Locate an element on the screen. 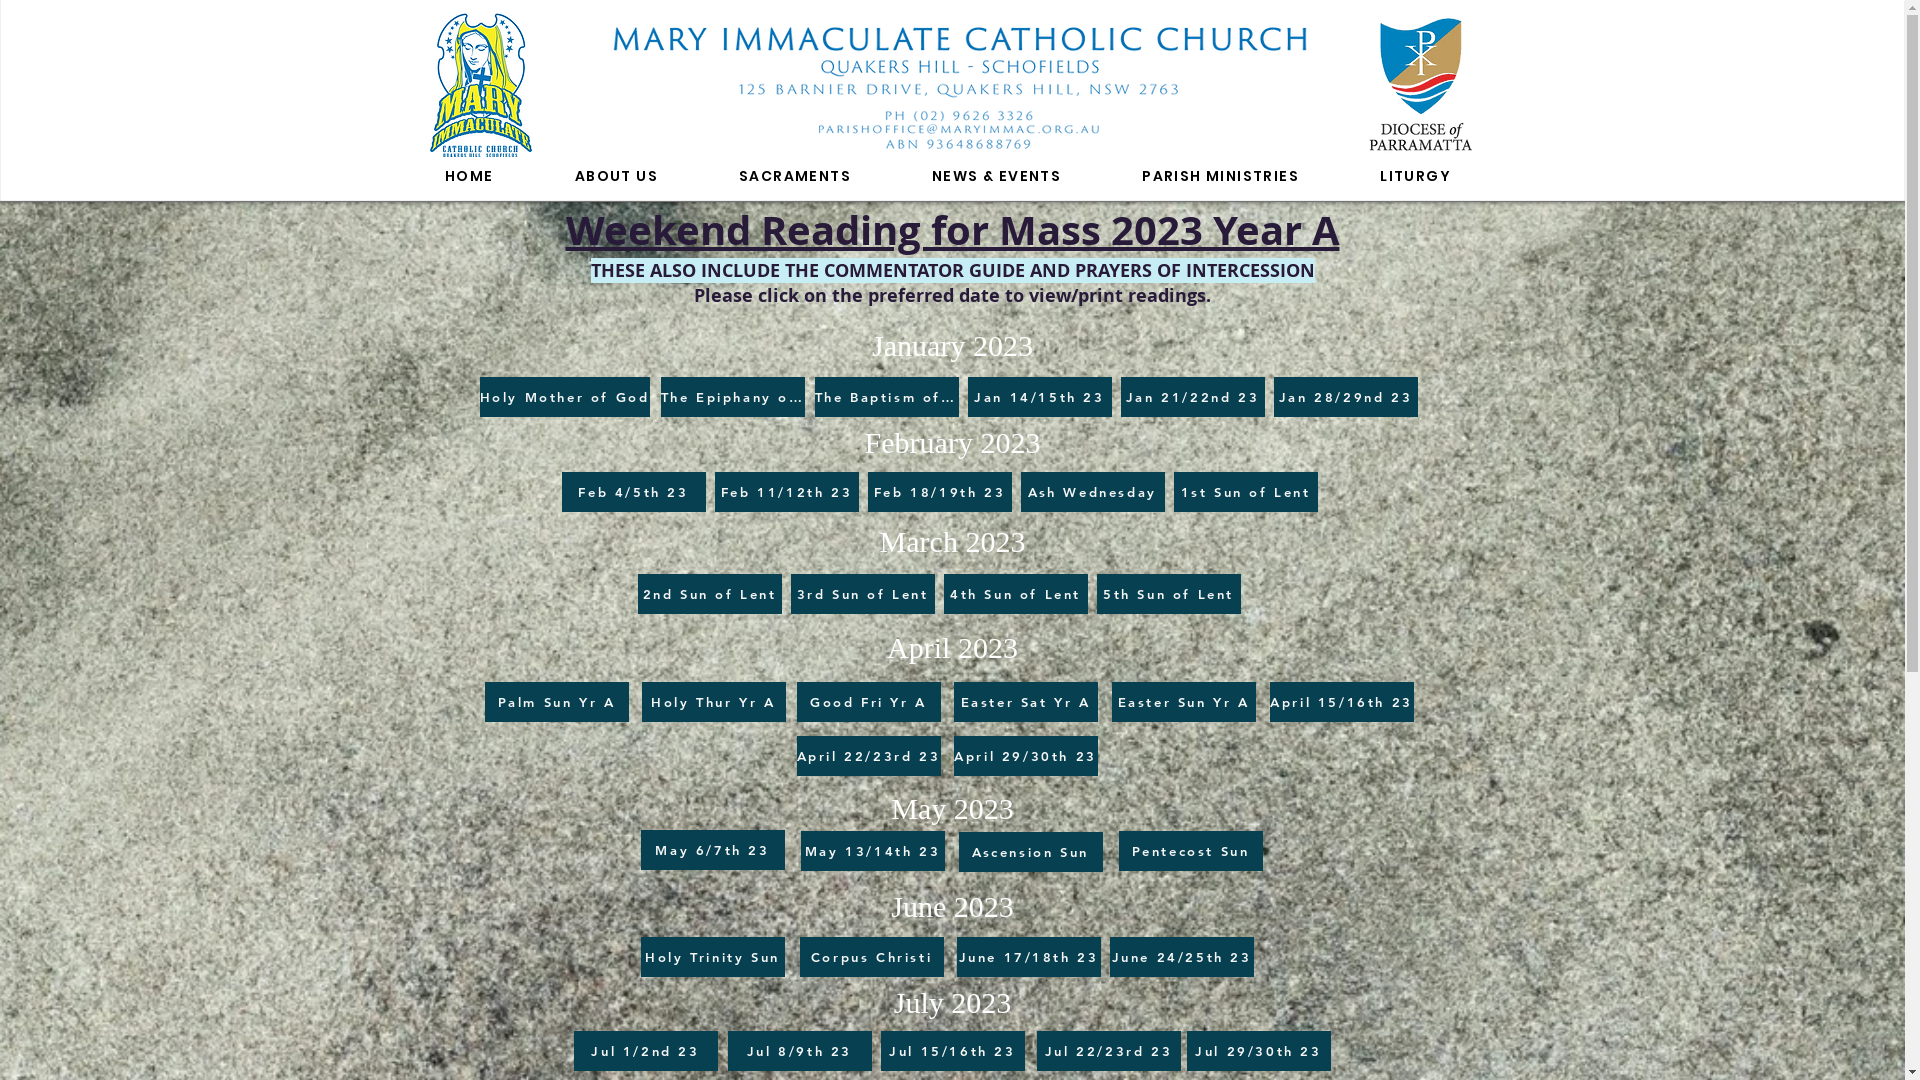 The height and width of the screenshot is (1080, 1920). 'May 13/14th 23' is located at coordinates (872, 851).